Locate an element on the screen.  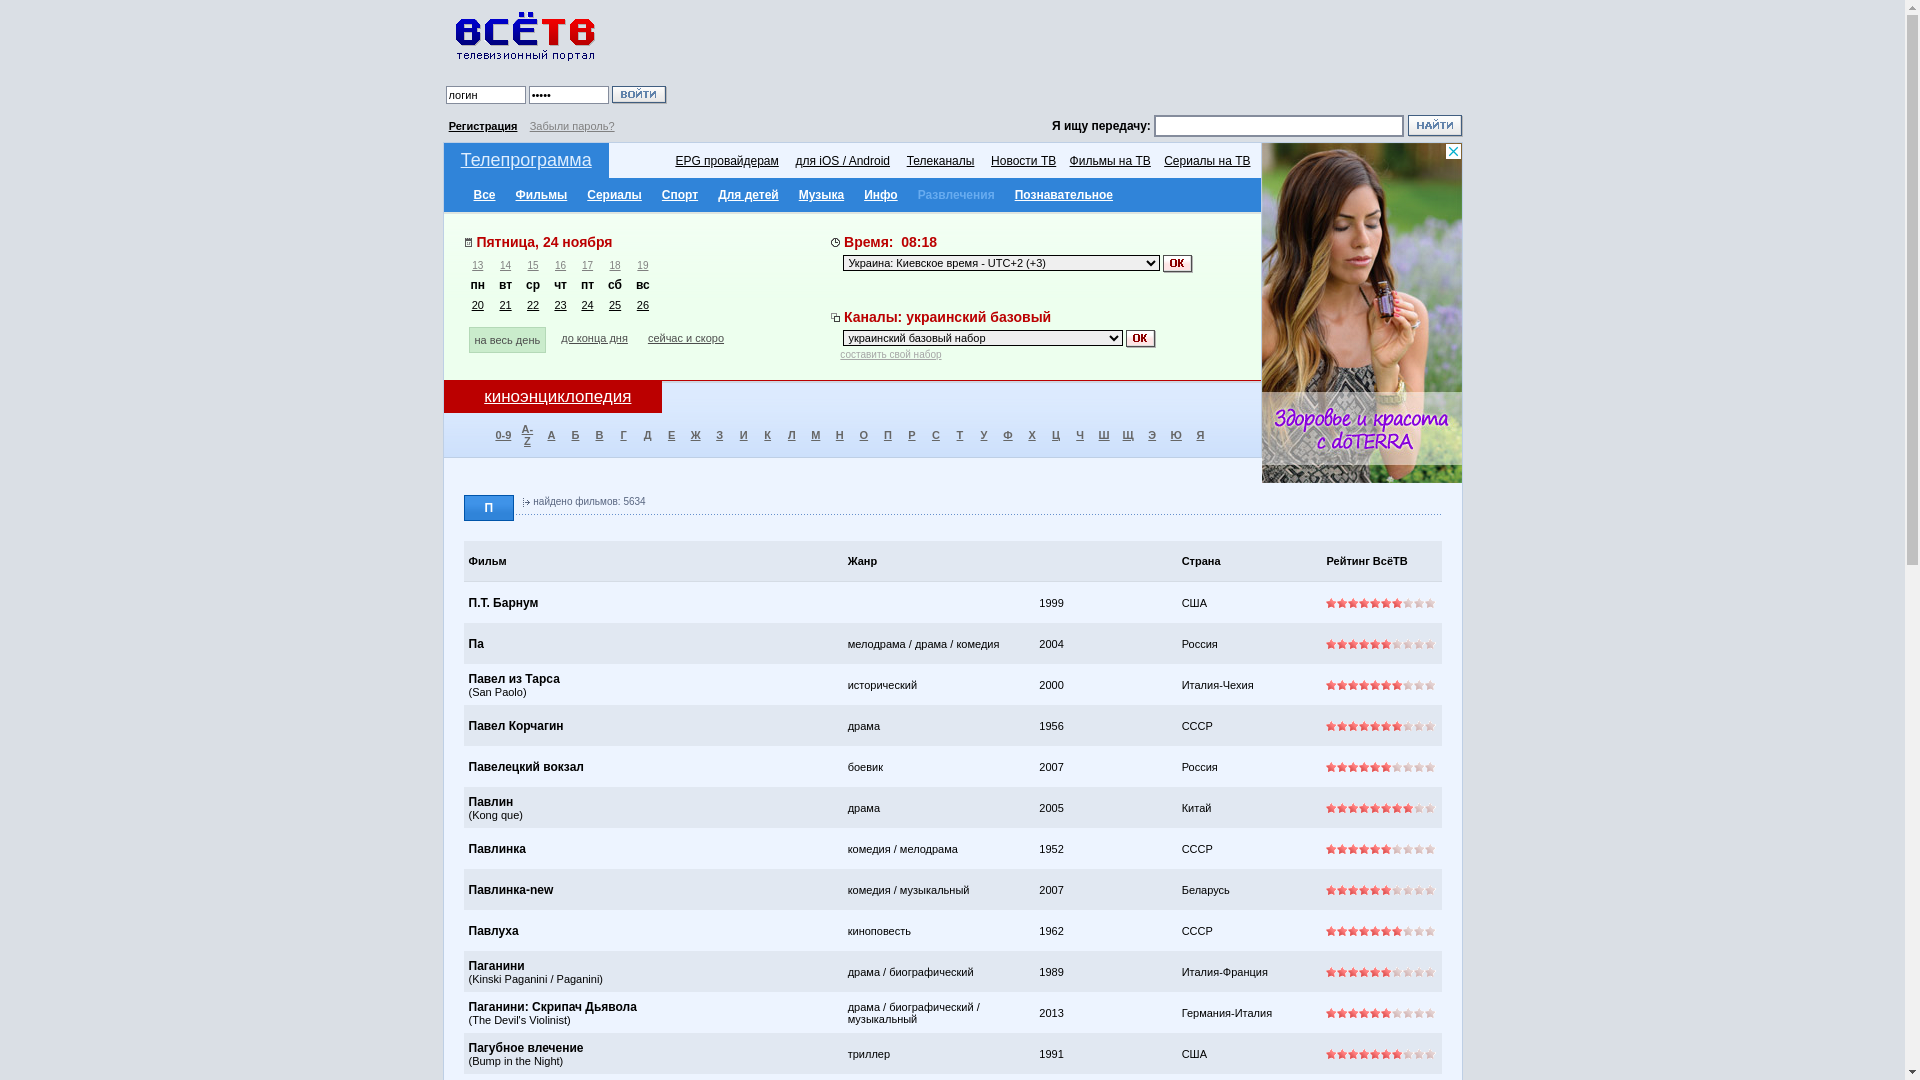
'19' is located at coordinates (642, 264).